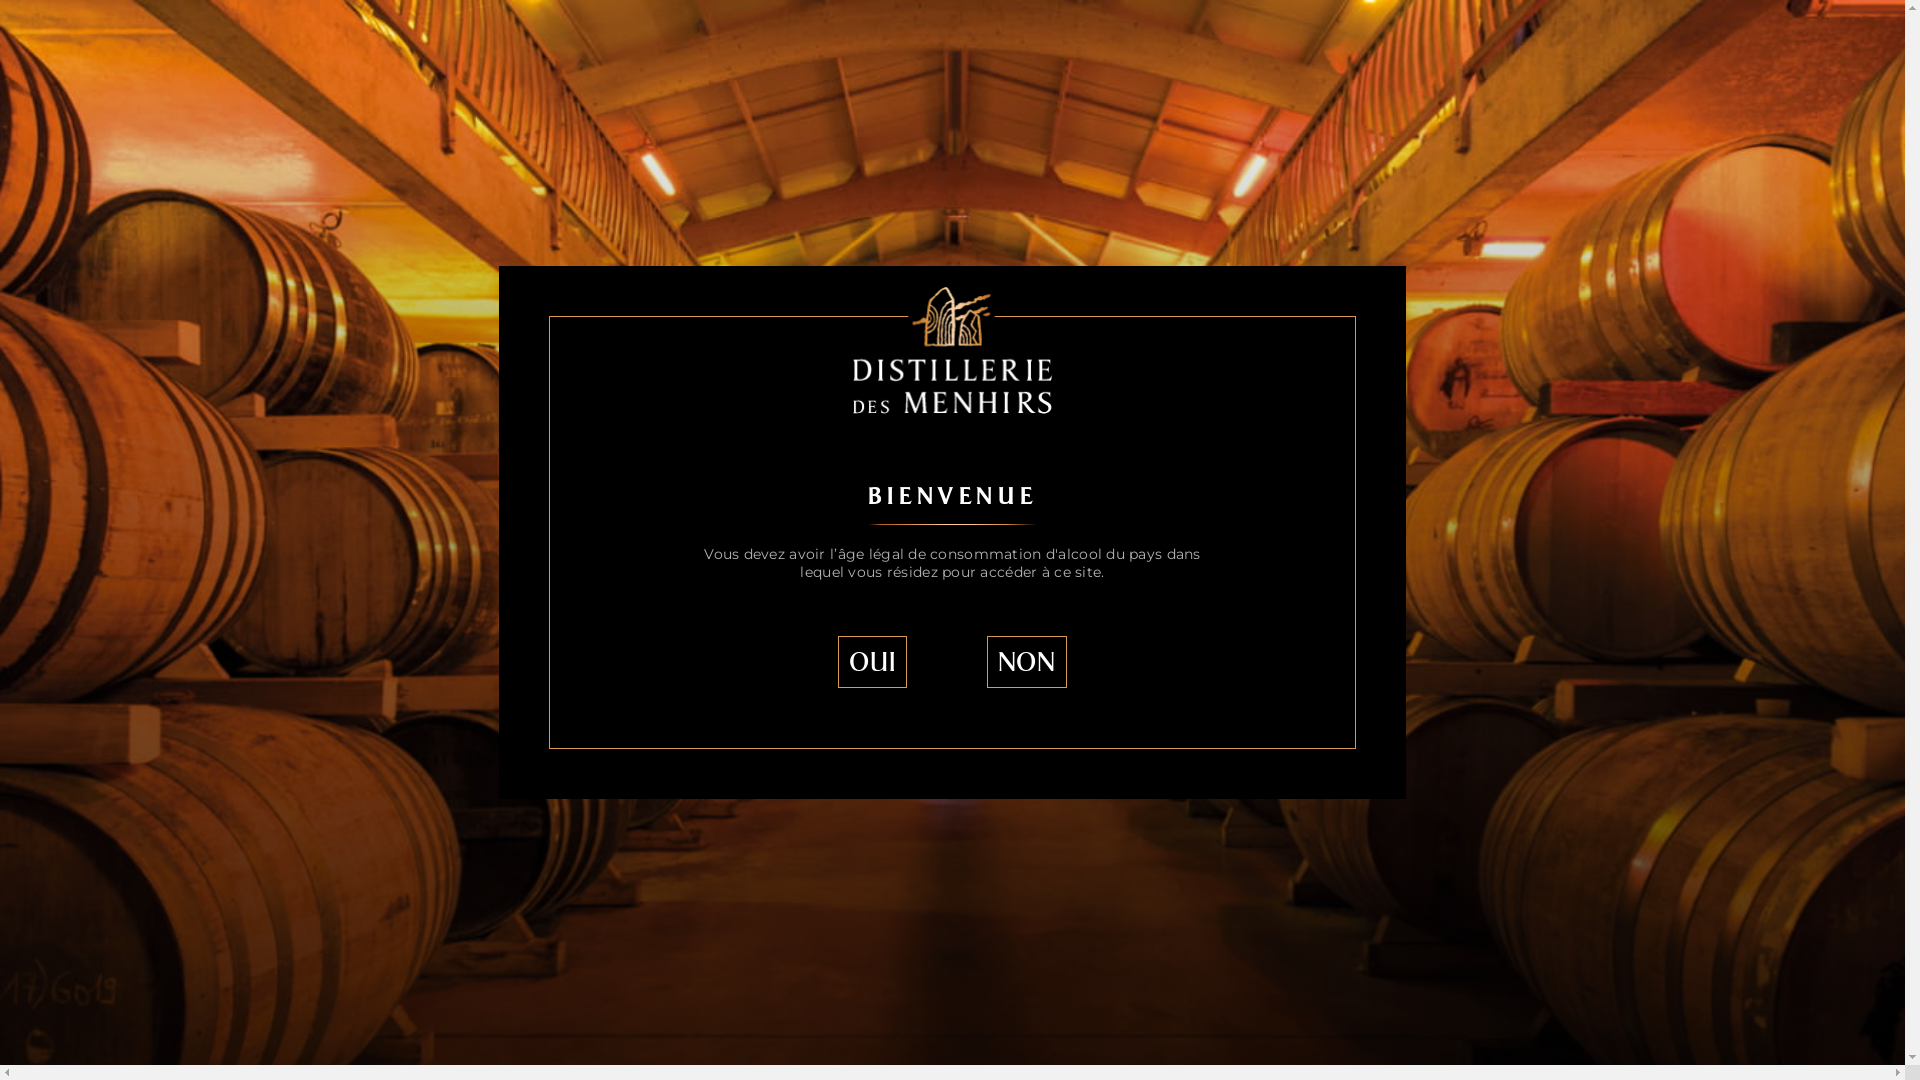 Image resolution: width=1920 pixels, height=1080 pixels. Describe the element at coordinates (485, 45) in the screenshot. I see `'LA DISTILLERIE'` at that location.